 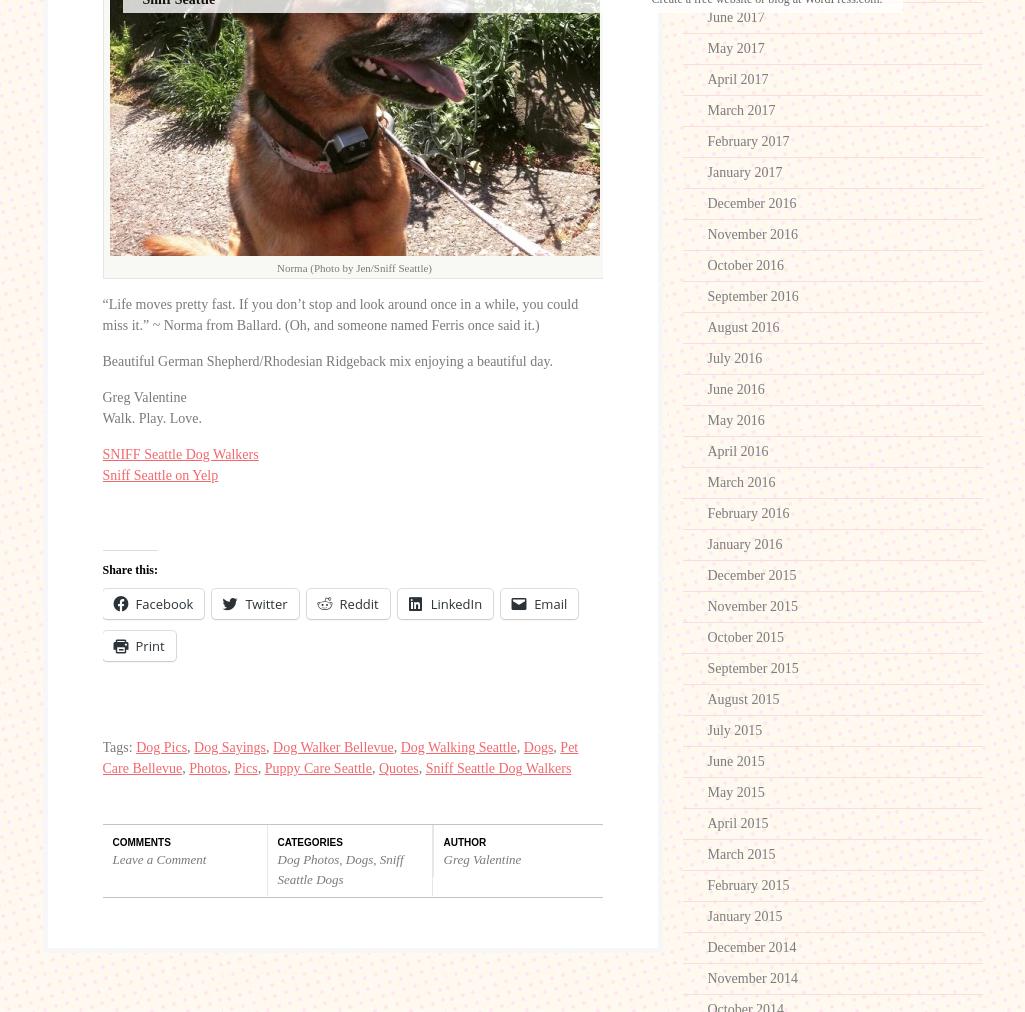 I want to click on 'February 2017', so click(x=748, y=141).